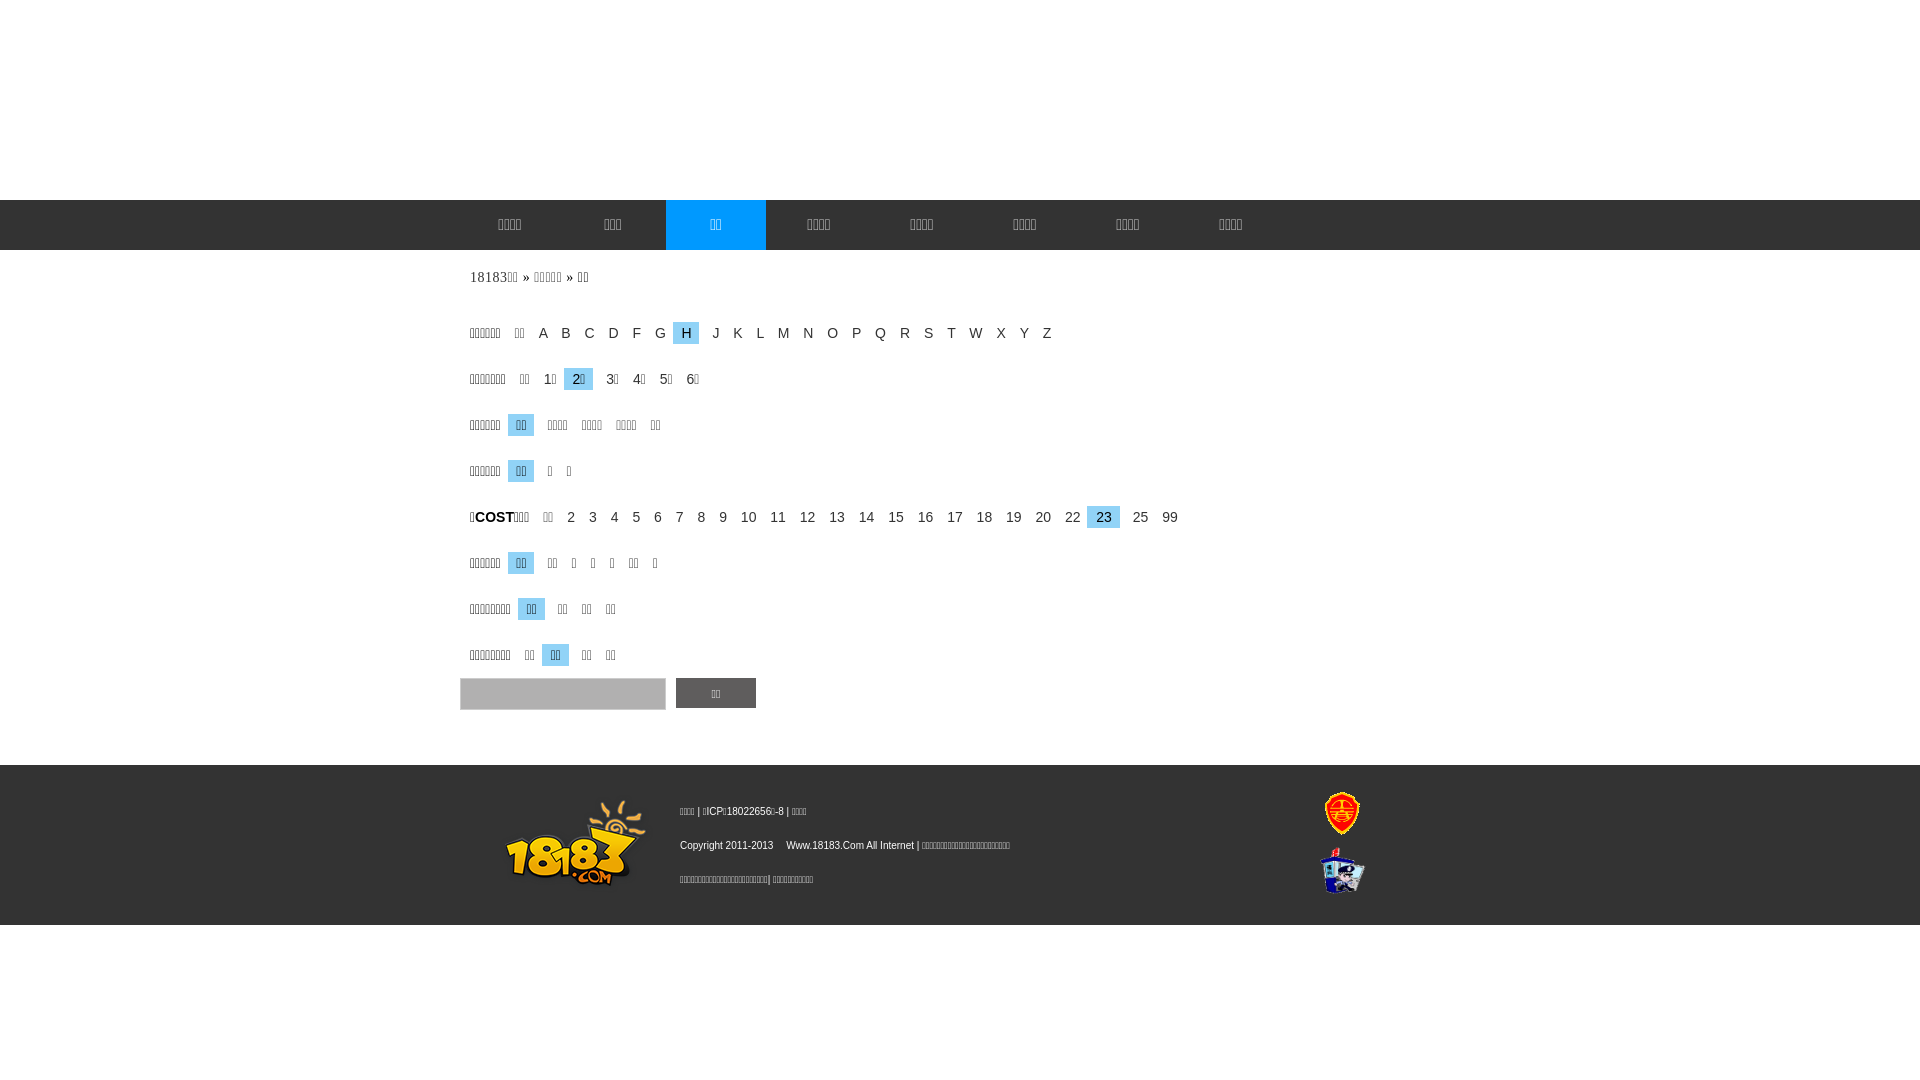  Describe the element at coordinates (920, 515) in the screenshot. I see `'16'` at that location.